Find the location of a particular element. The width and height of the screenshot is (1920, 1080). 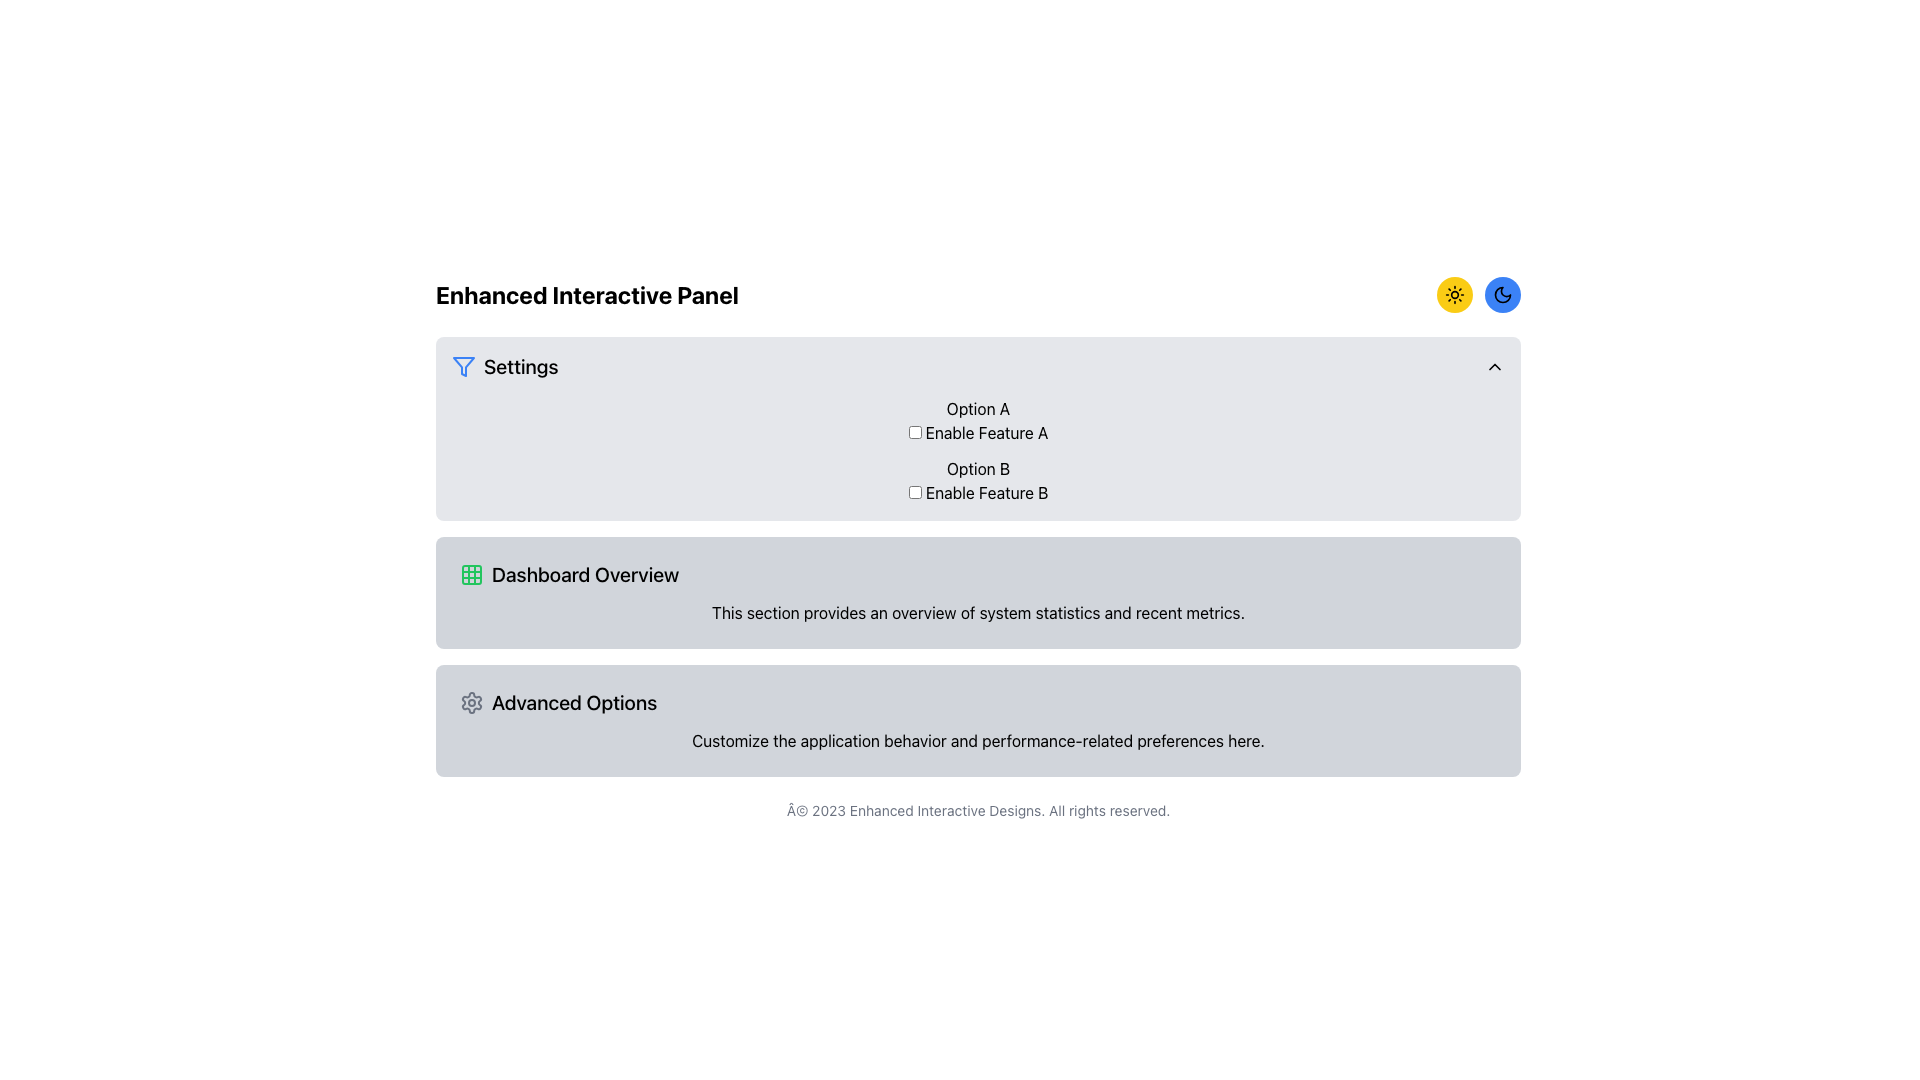

the advanced settings icon located to the left of the 'Advanced Options' text in the third row of the settings list under the 'Dashboard Overview' section is located at coordinates (470, 701).